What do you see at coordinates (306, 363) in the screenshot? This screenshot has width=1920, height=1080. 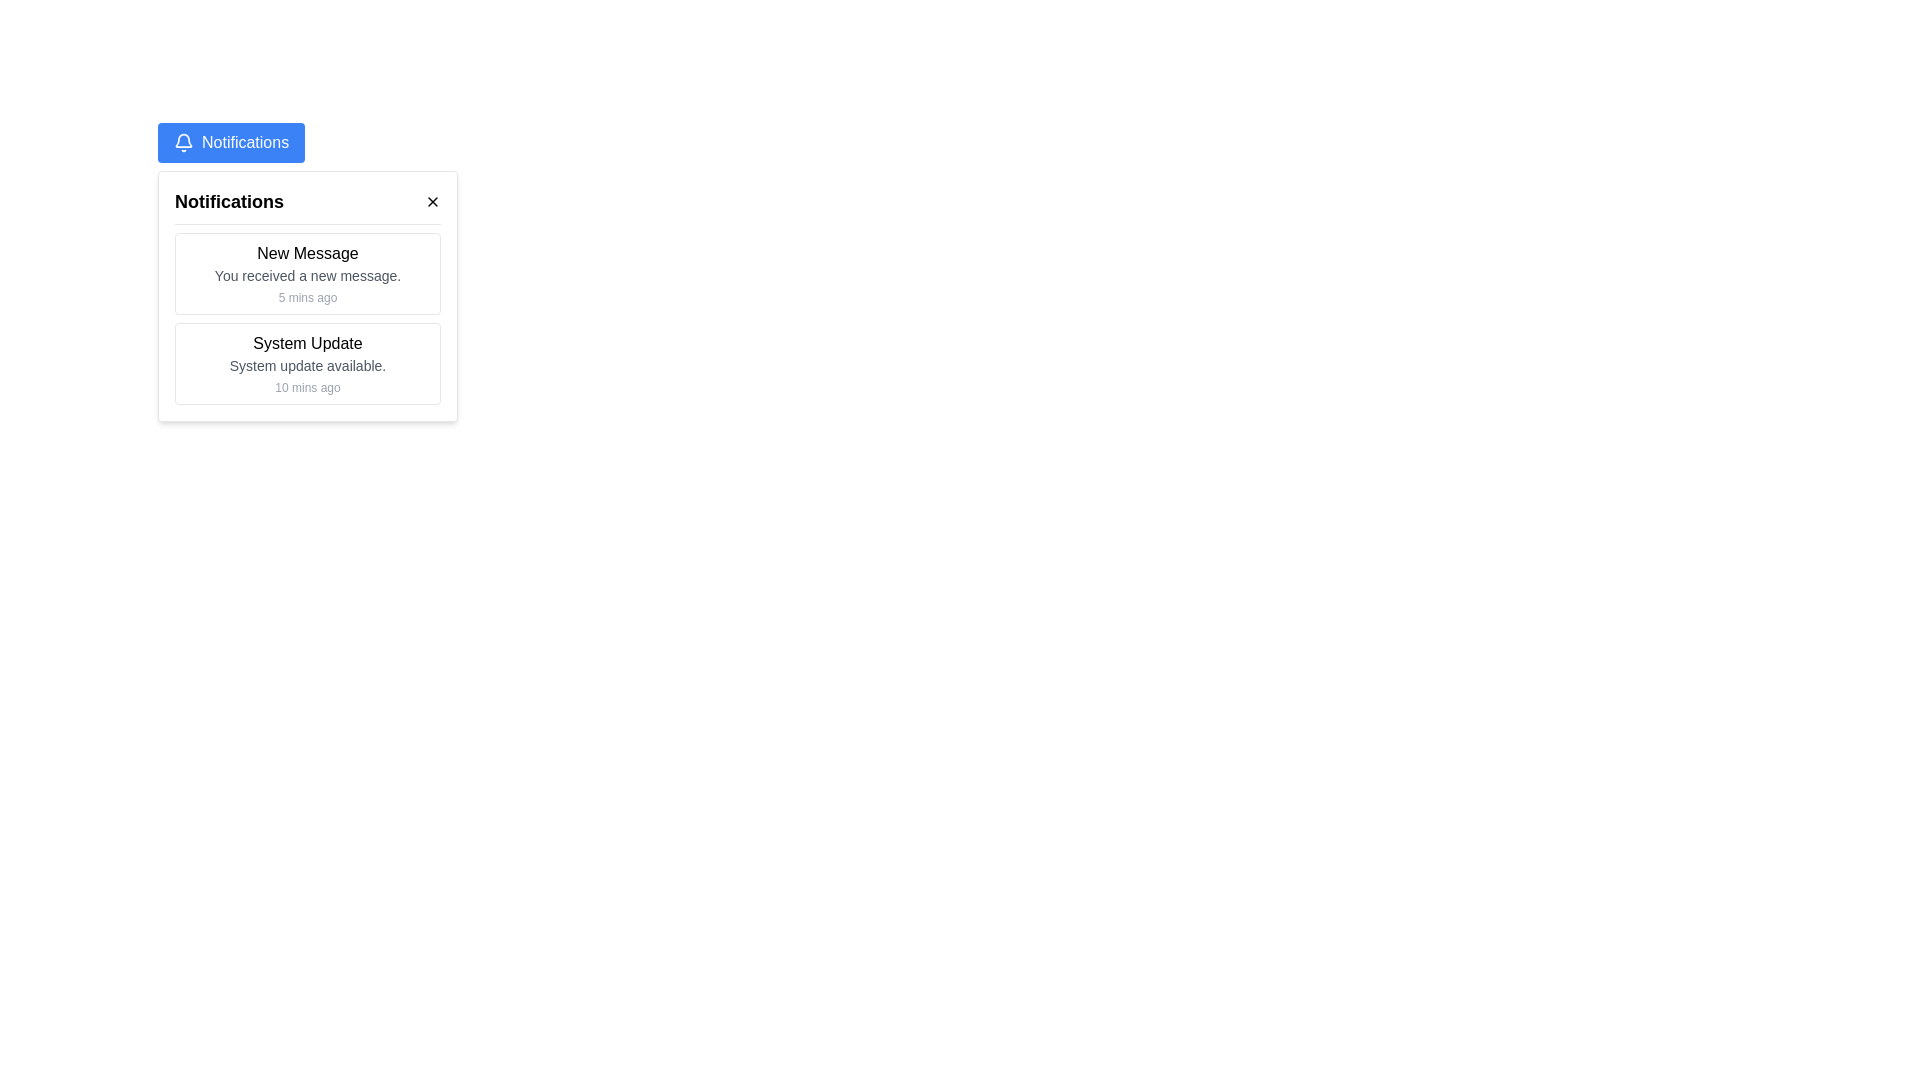 I see `the Notification Item displaying 'System Update' which is the second item in the notification list` at bounding box center [306, 363].